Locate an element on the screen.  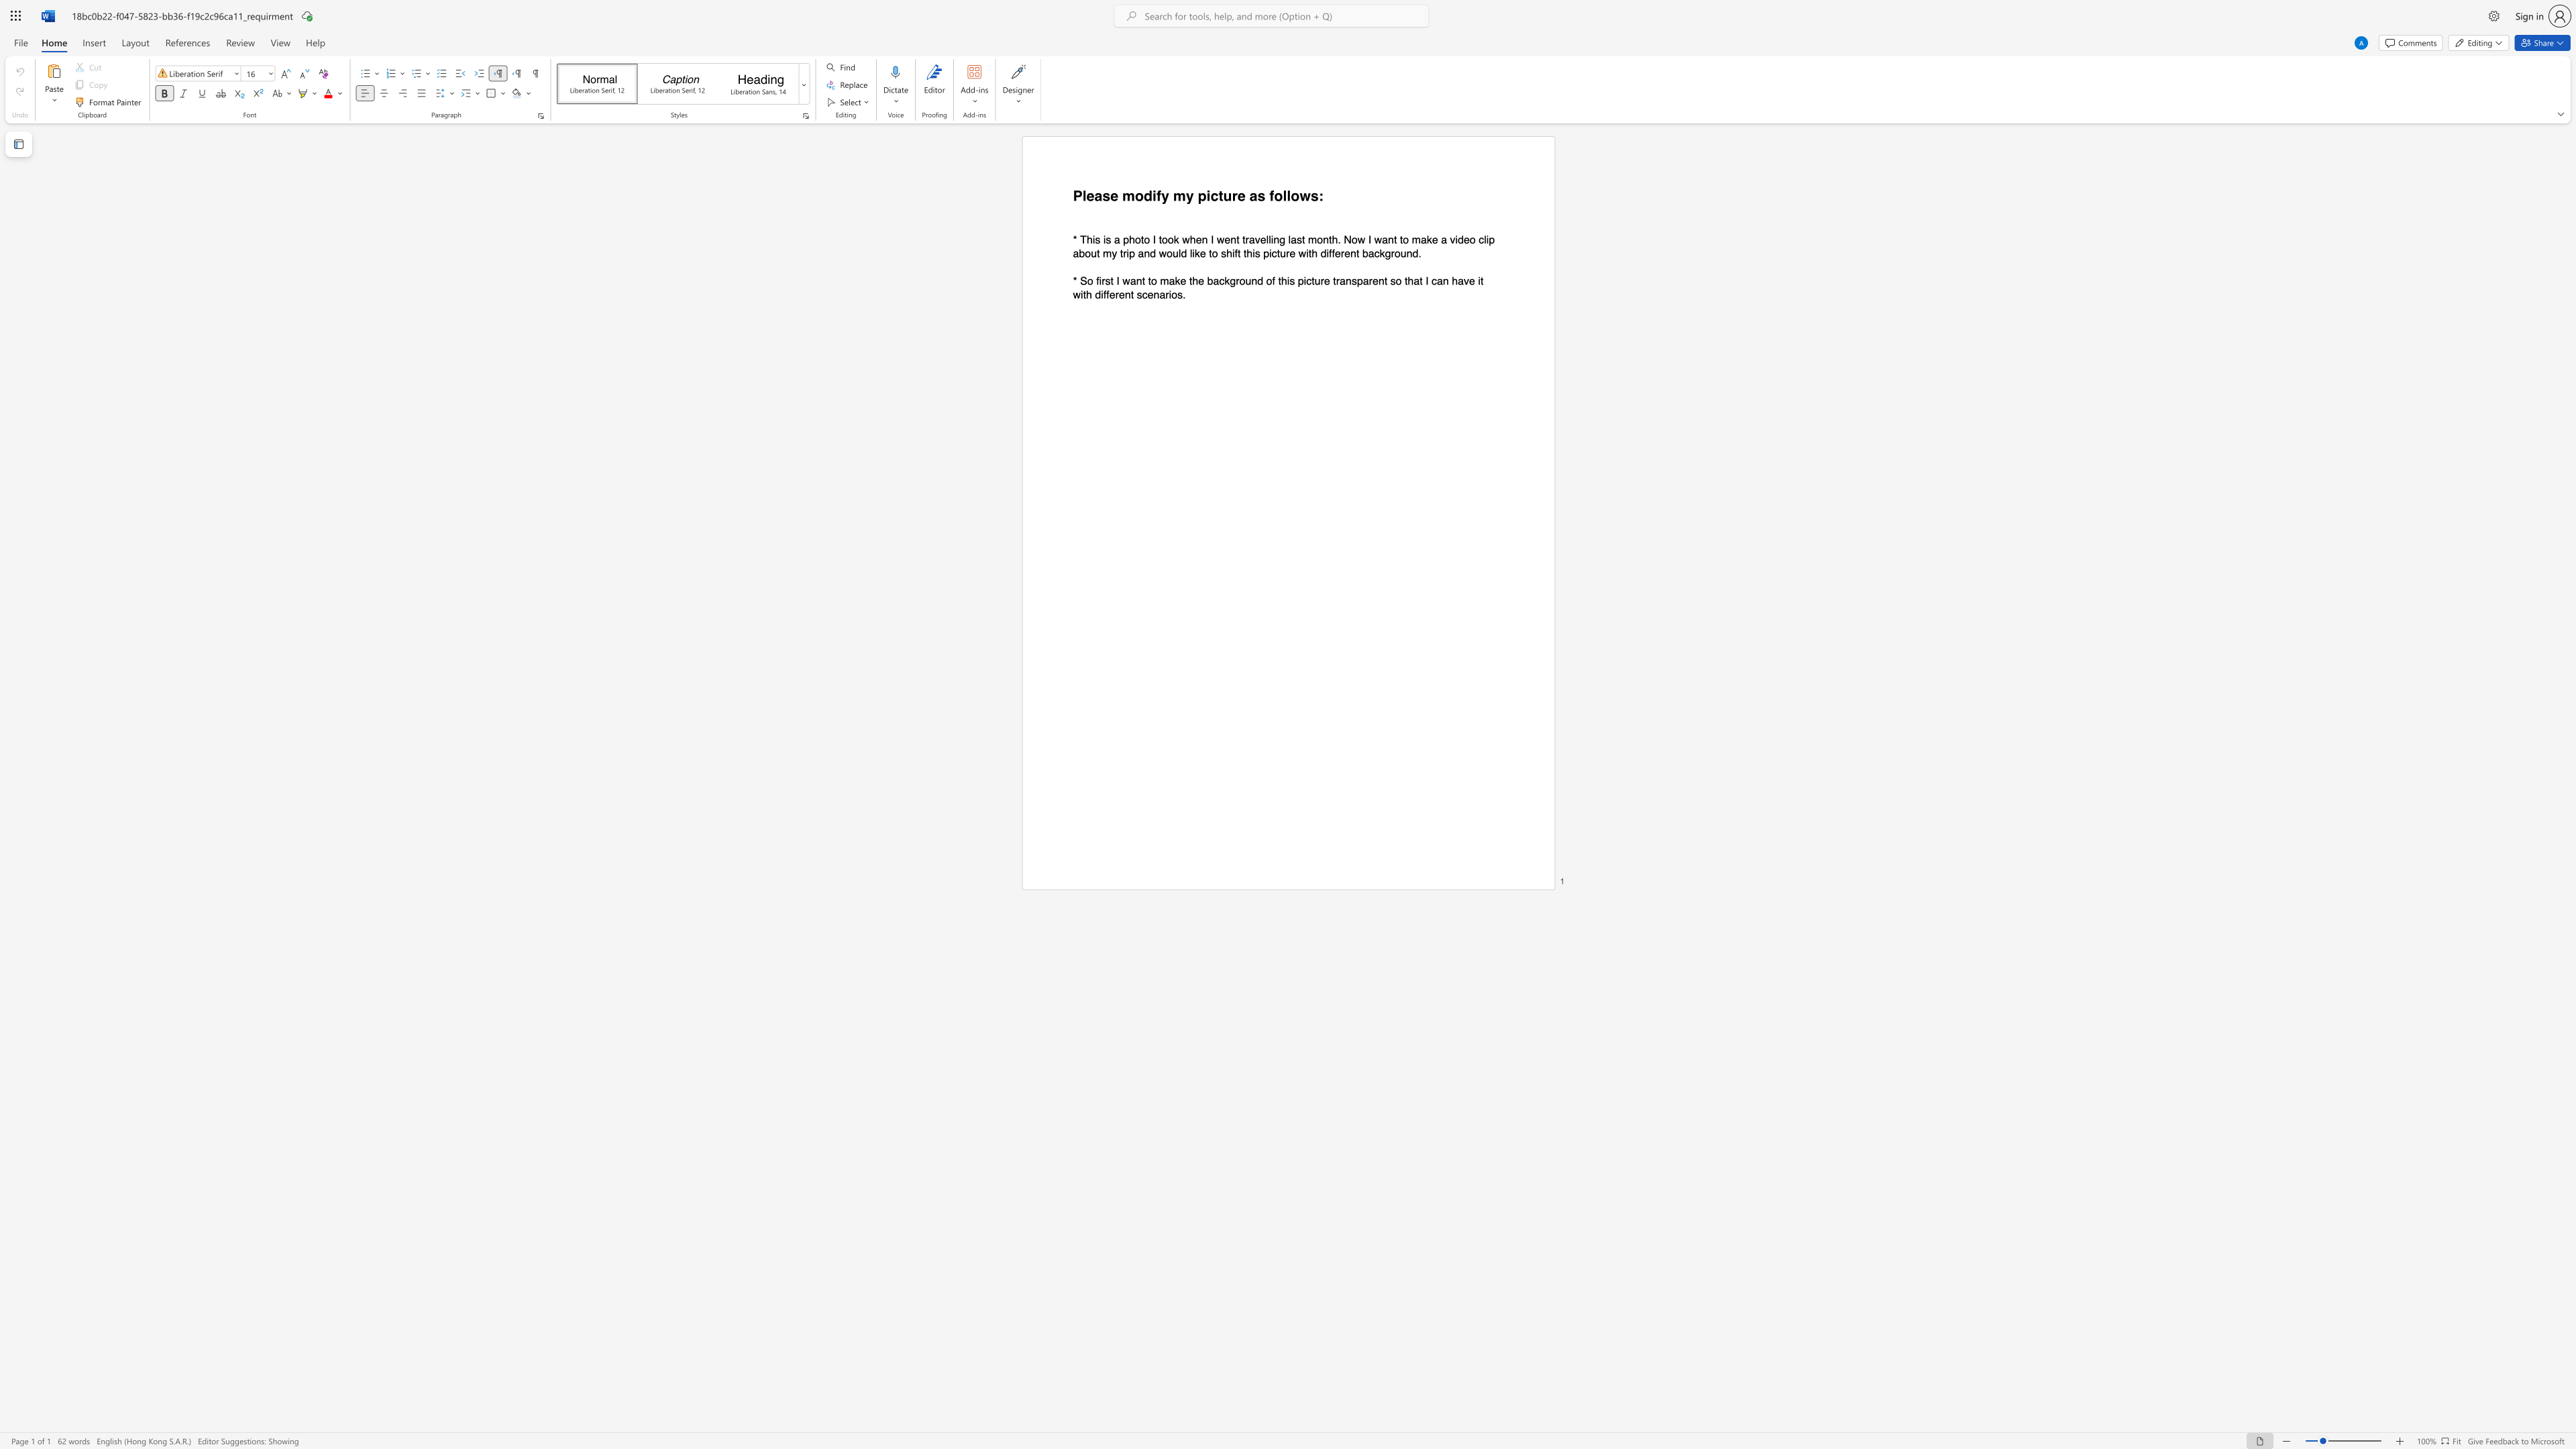
the 1th character "h" in the text is located at coordinates (1089, 238).